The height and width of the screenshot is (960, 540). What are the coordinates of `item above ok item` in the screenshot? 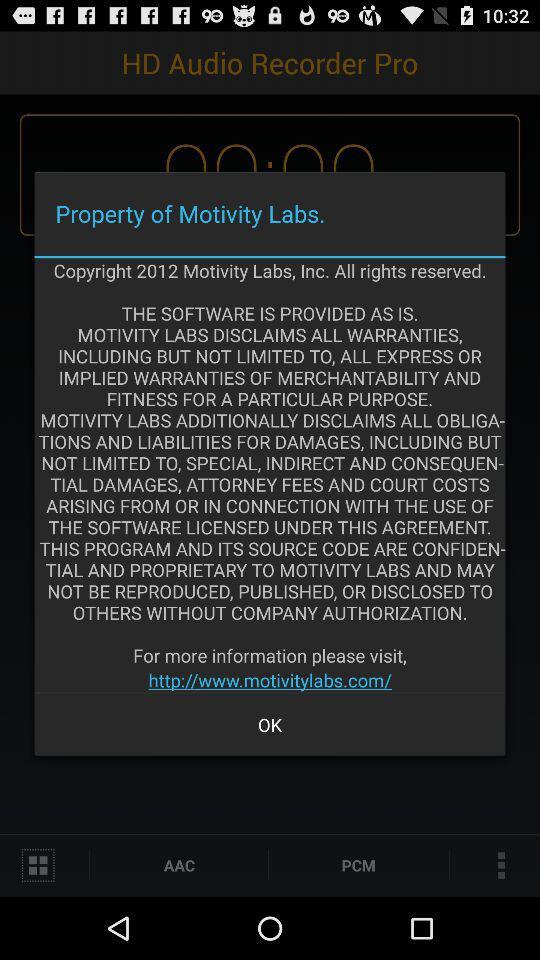 It's located at (270, 680).